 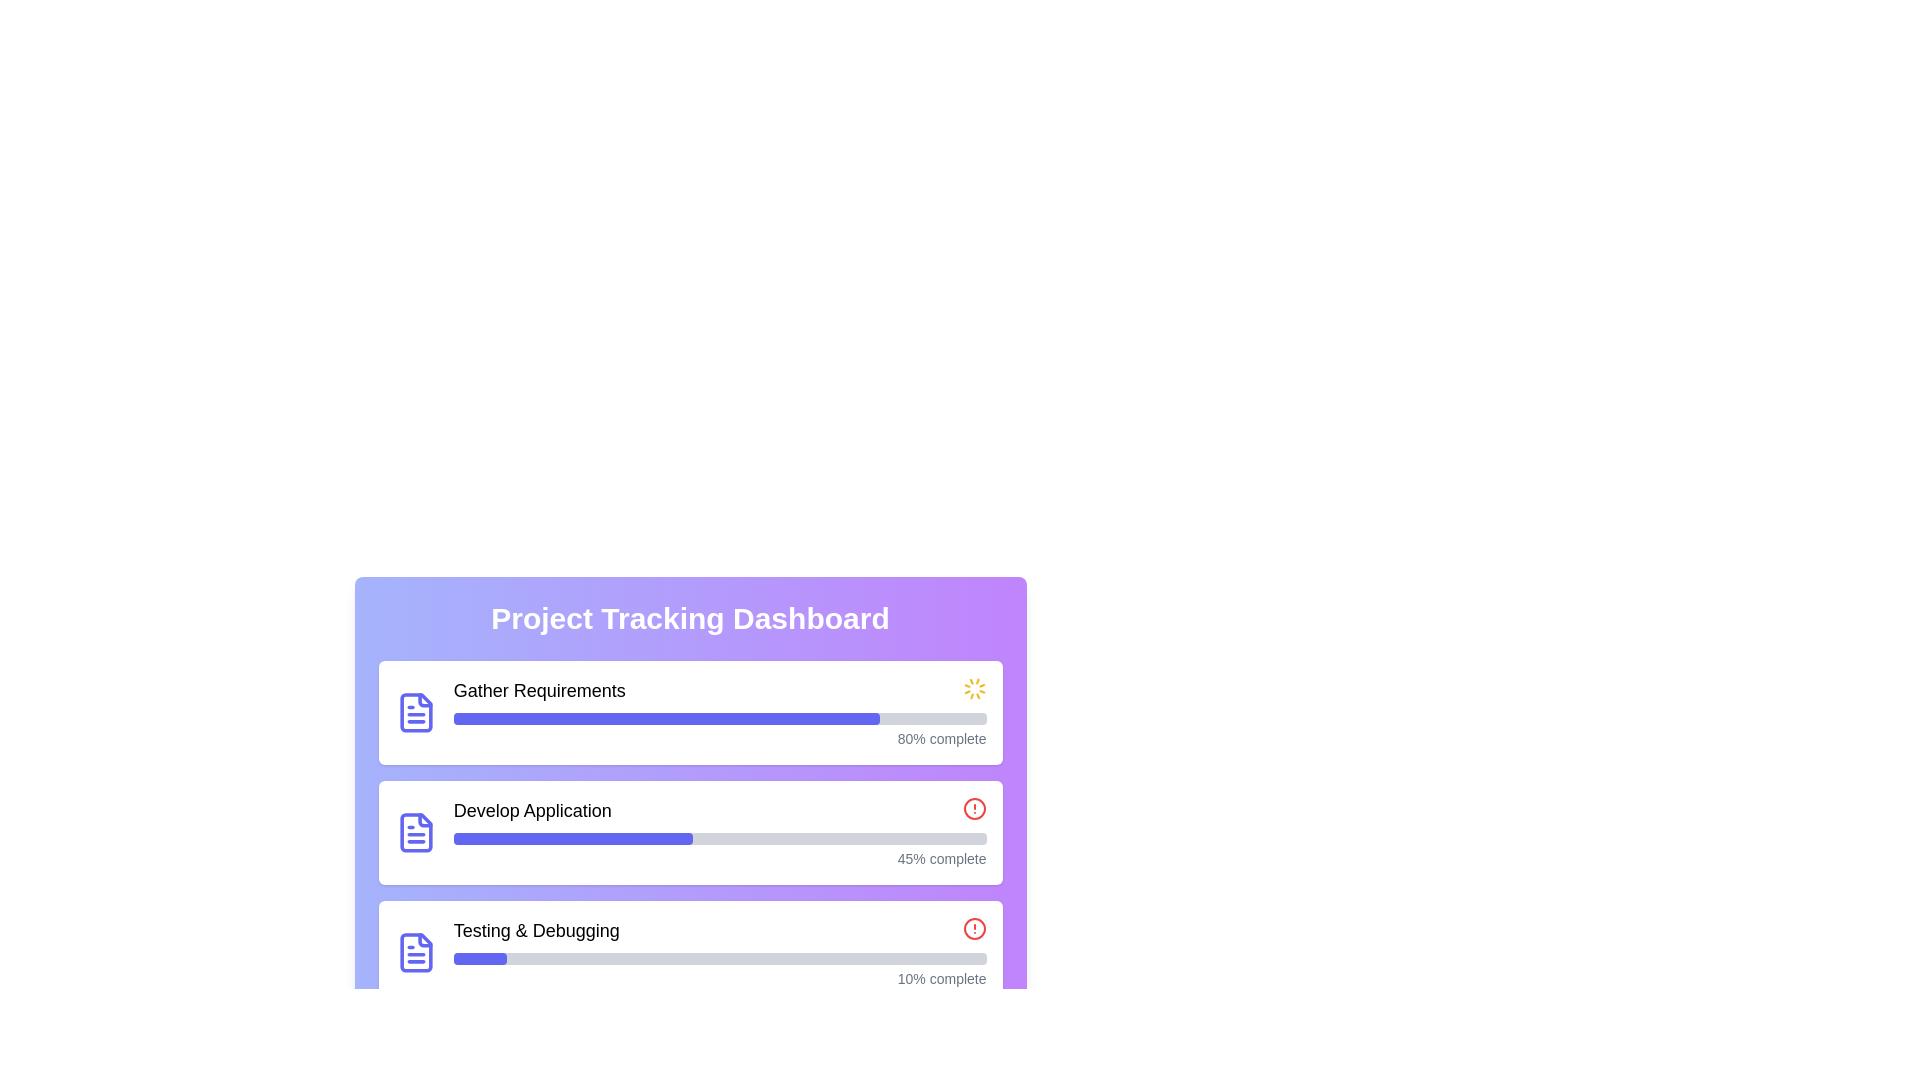 What do you see at coordinates (480, 958) in the screenshot?
I see `the Progress Indicator that visually indicates the completed percentage of the 'Testing & Debugging' task within the project's progress dashboard, located at the bottom of the task list` at bounding box center [480, 958].